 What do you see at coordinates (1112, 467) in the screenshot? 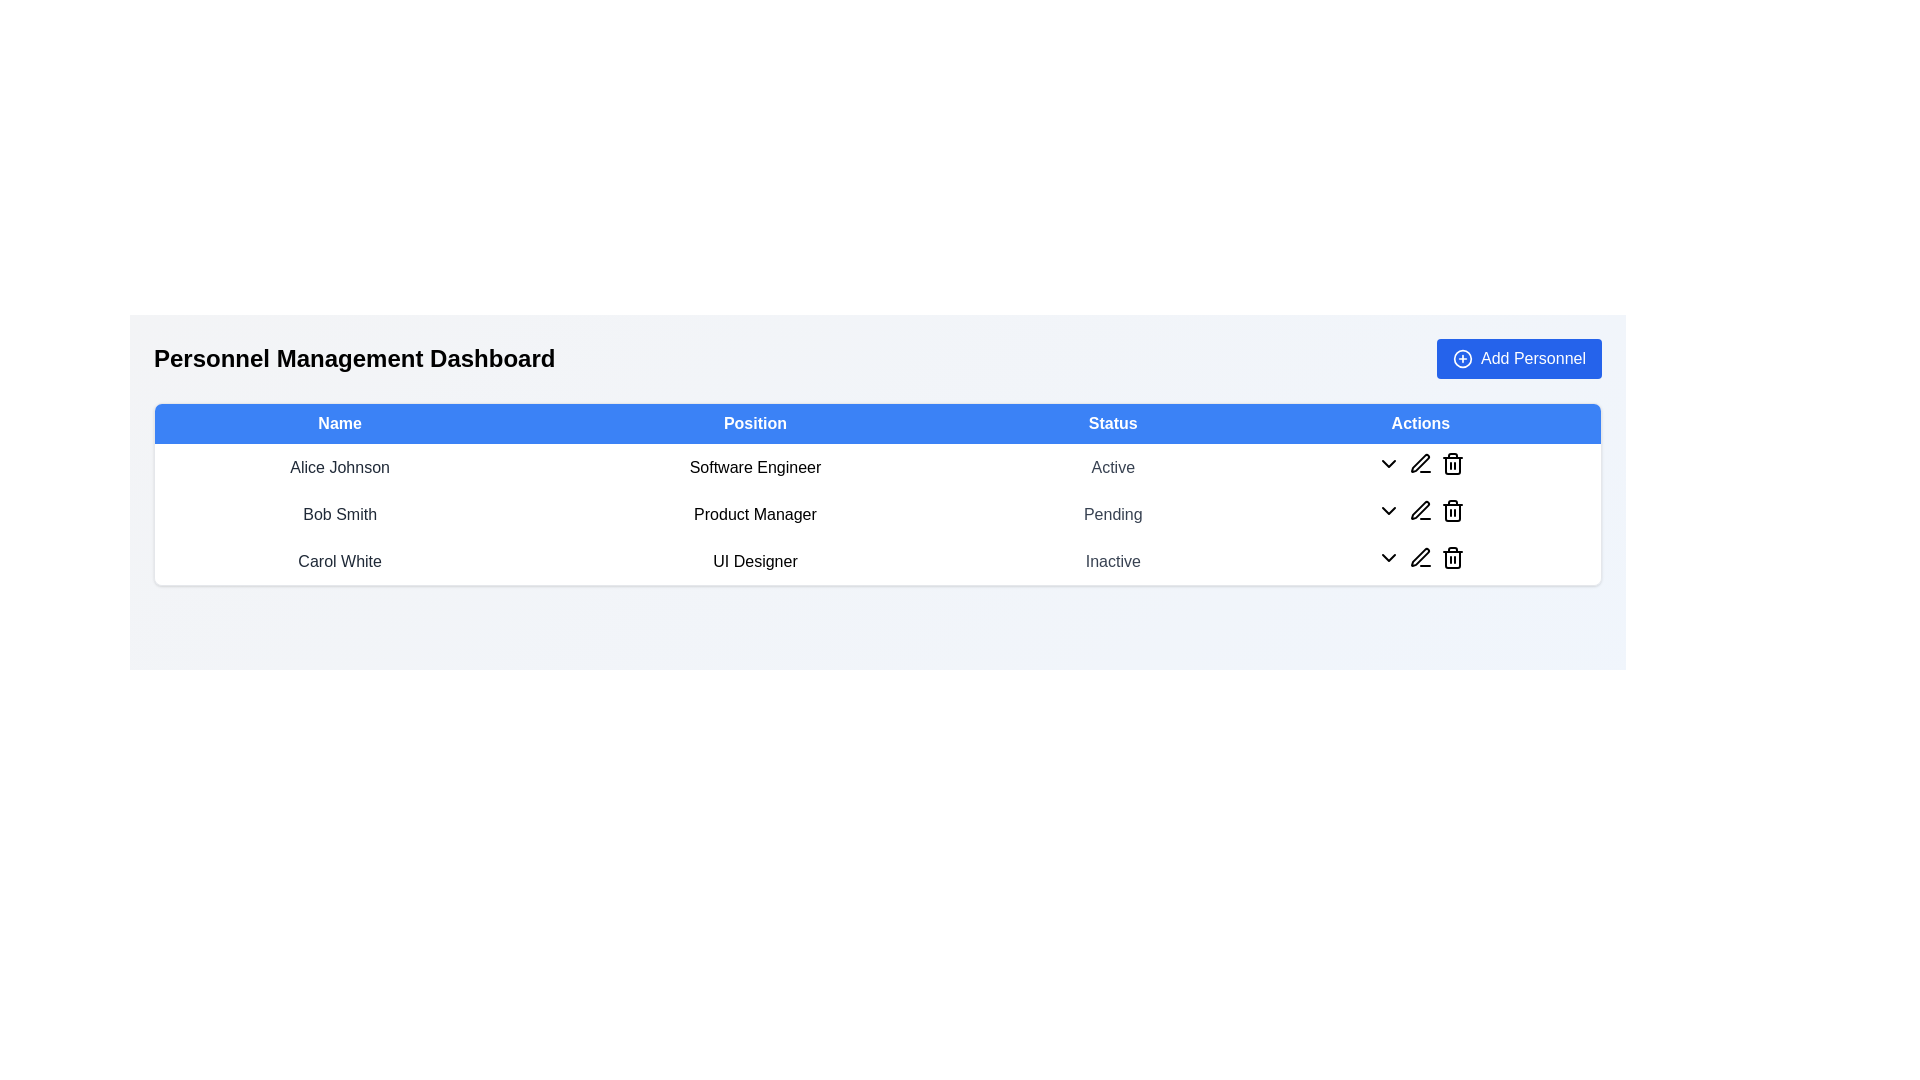
I see `the text label indicating the status of the user 'Active' in the 'Status' column for 'Alice Johnson'` at bounding box center [1112, 467].